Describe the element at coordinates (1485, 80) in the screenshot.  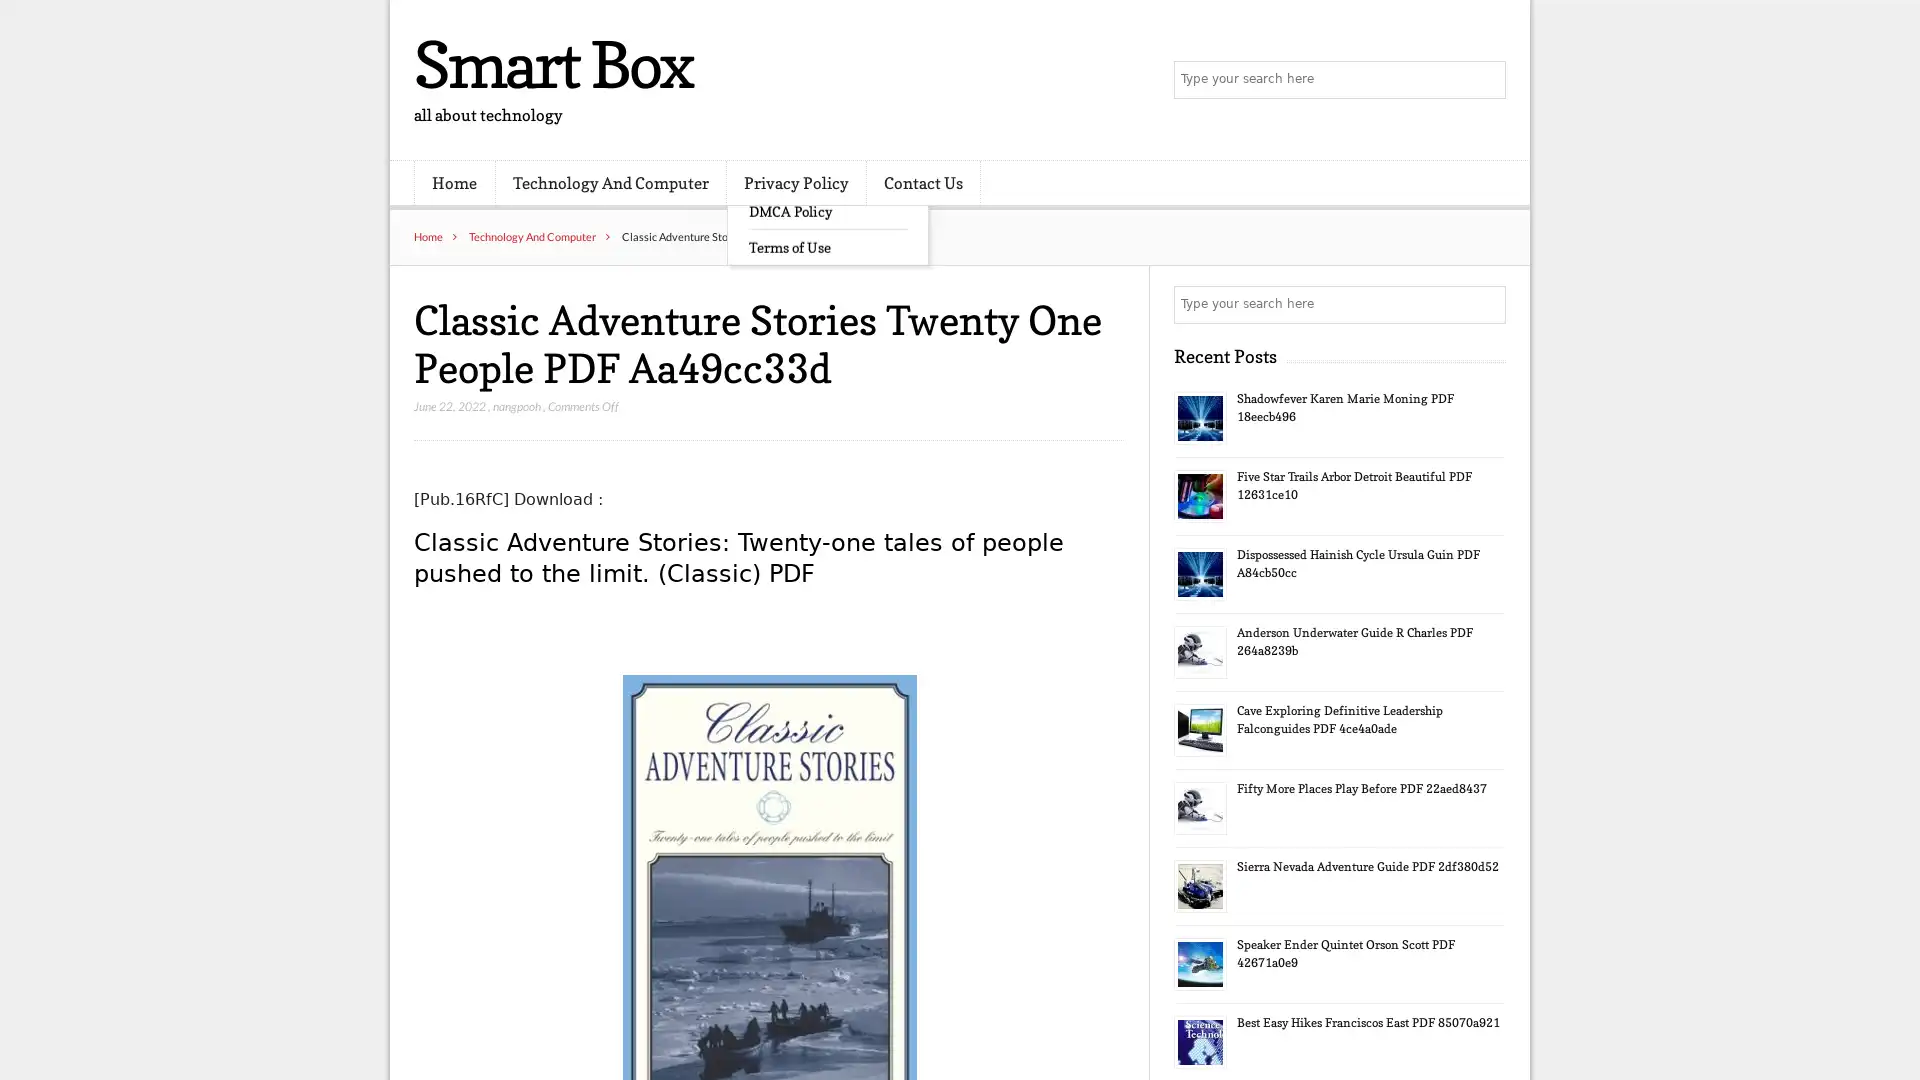
I see `Search` at that location.